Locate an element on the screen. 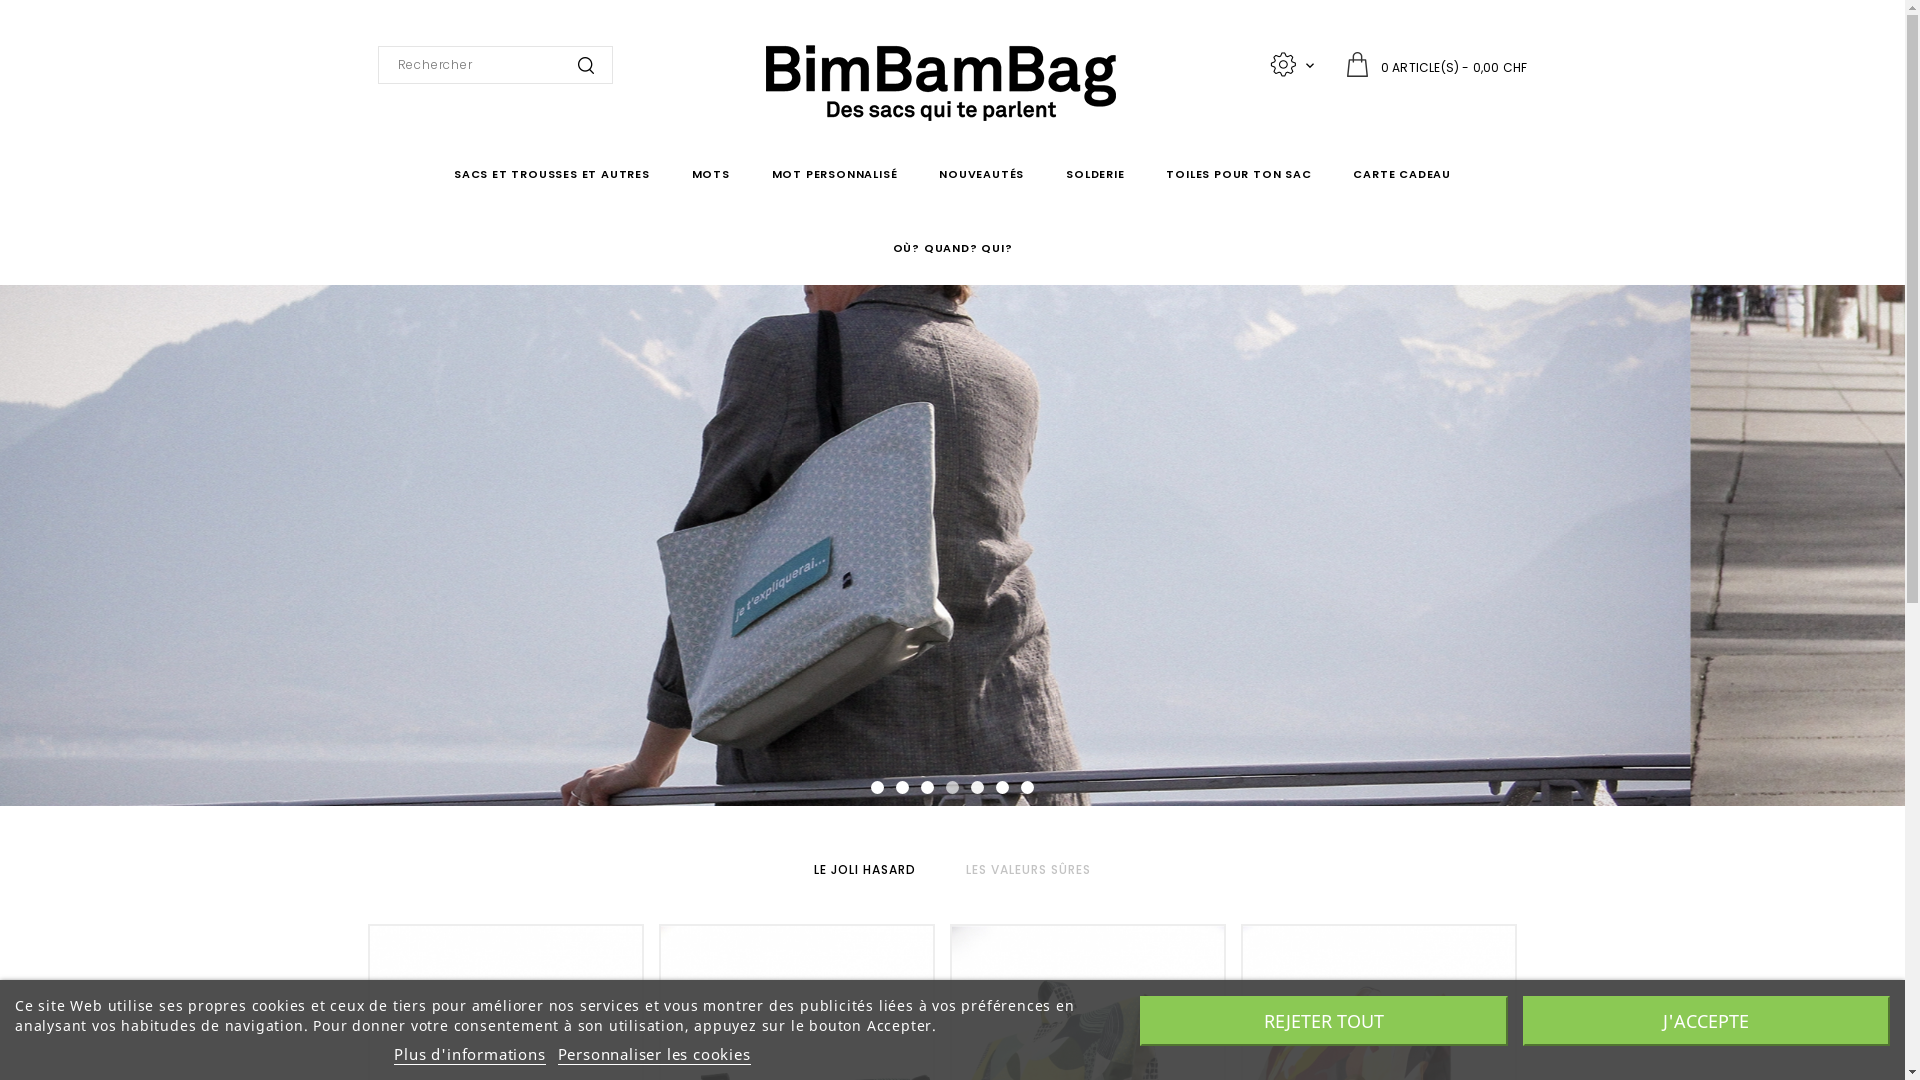 The image size is (1920, 1080). '5' is located at coordinates (977, 786).